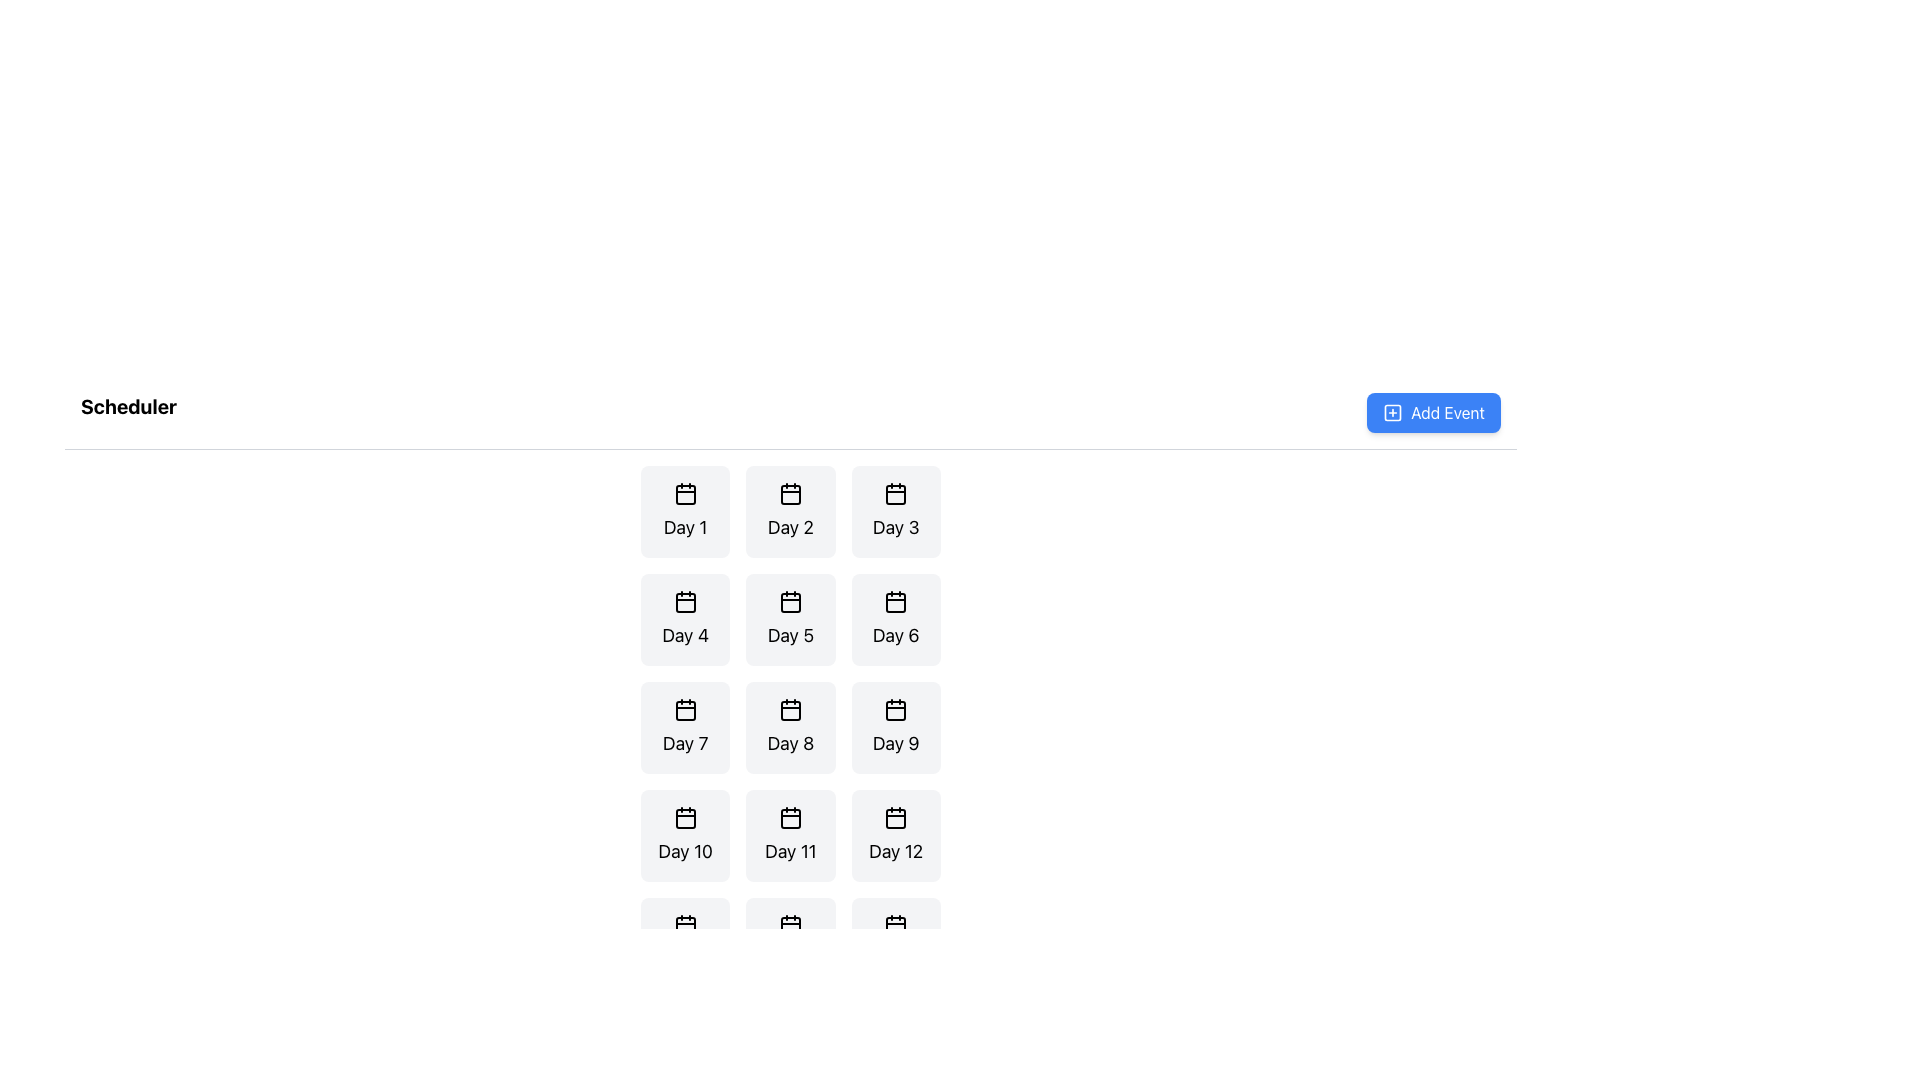 The height and width of the screenshot is (1080, 1920). I want to click on the calendar icon embedded in the 'Day 4' button, so click(685, 600).